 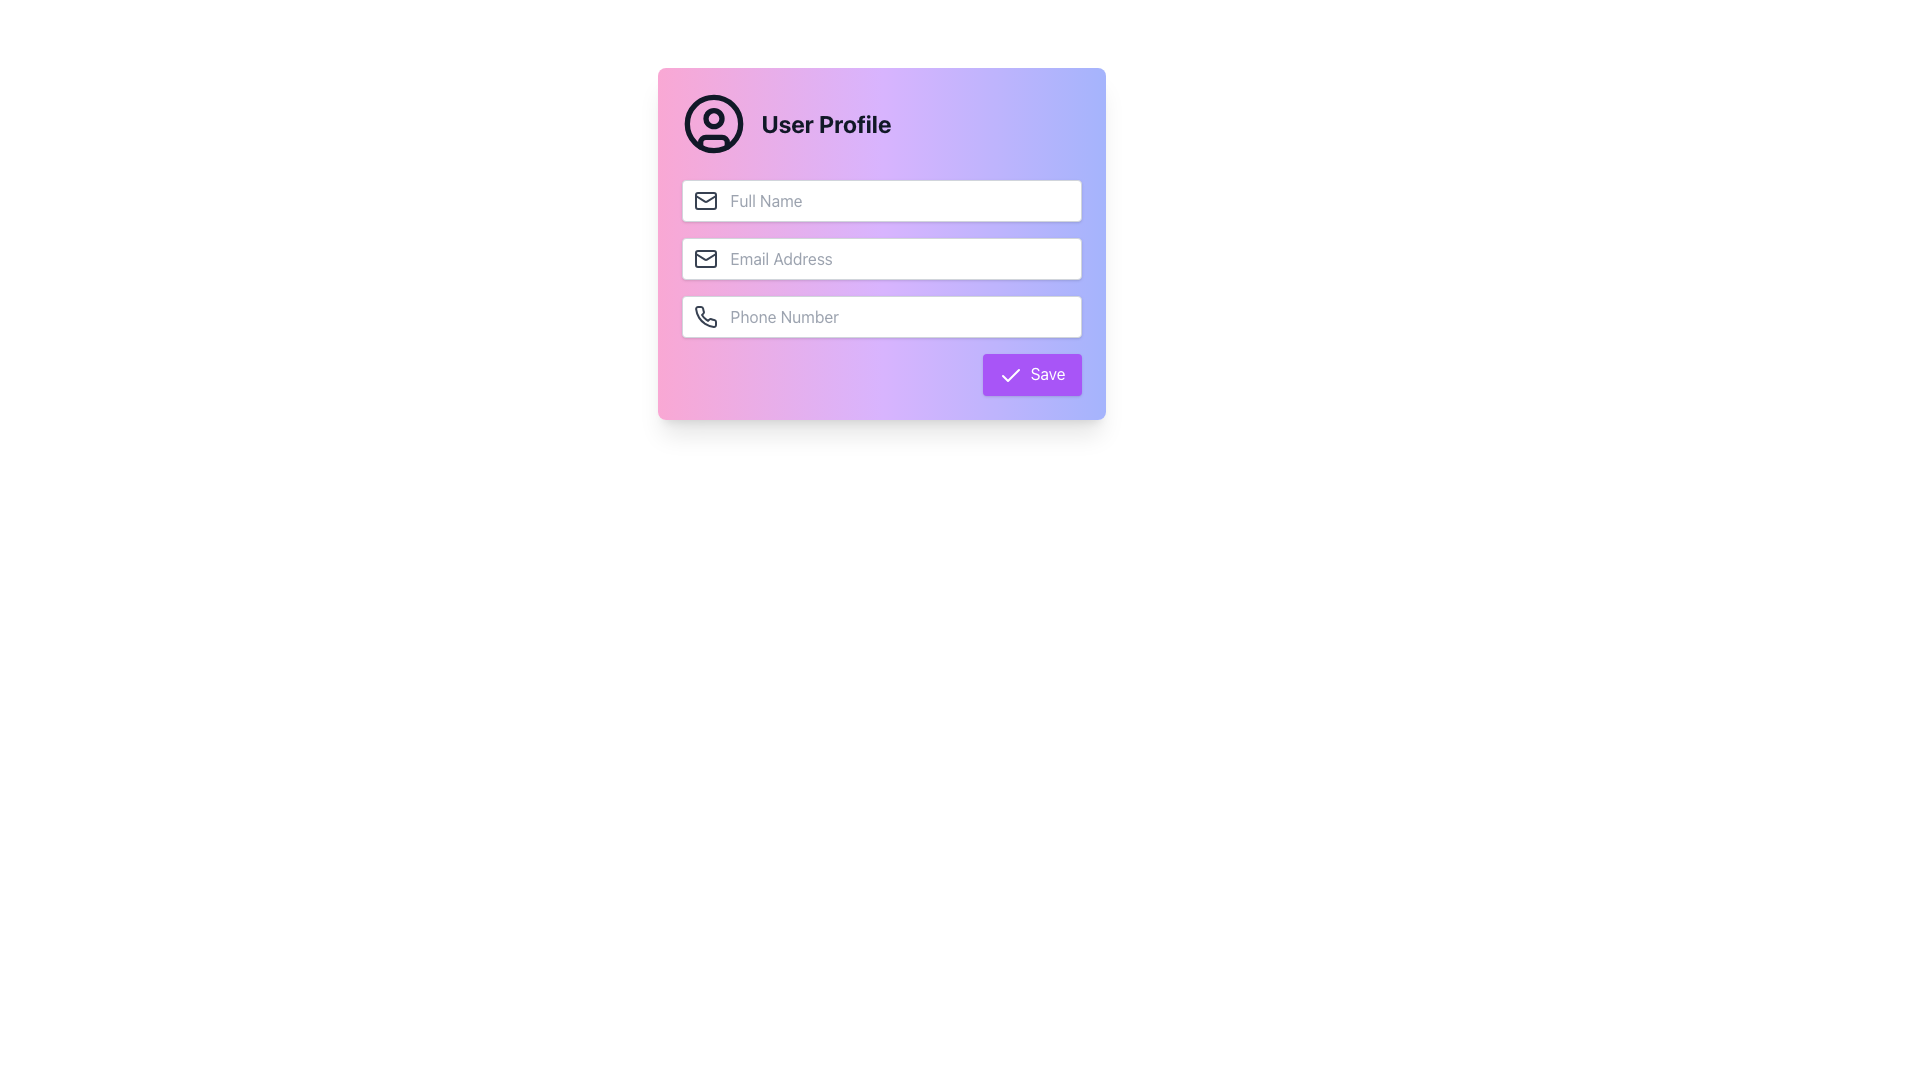 I want to click on the decorative icon on the left side of the 'Save' button located in the bottom-right section of the user profile form, so click(x=1010, y=375).